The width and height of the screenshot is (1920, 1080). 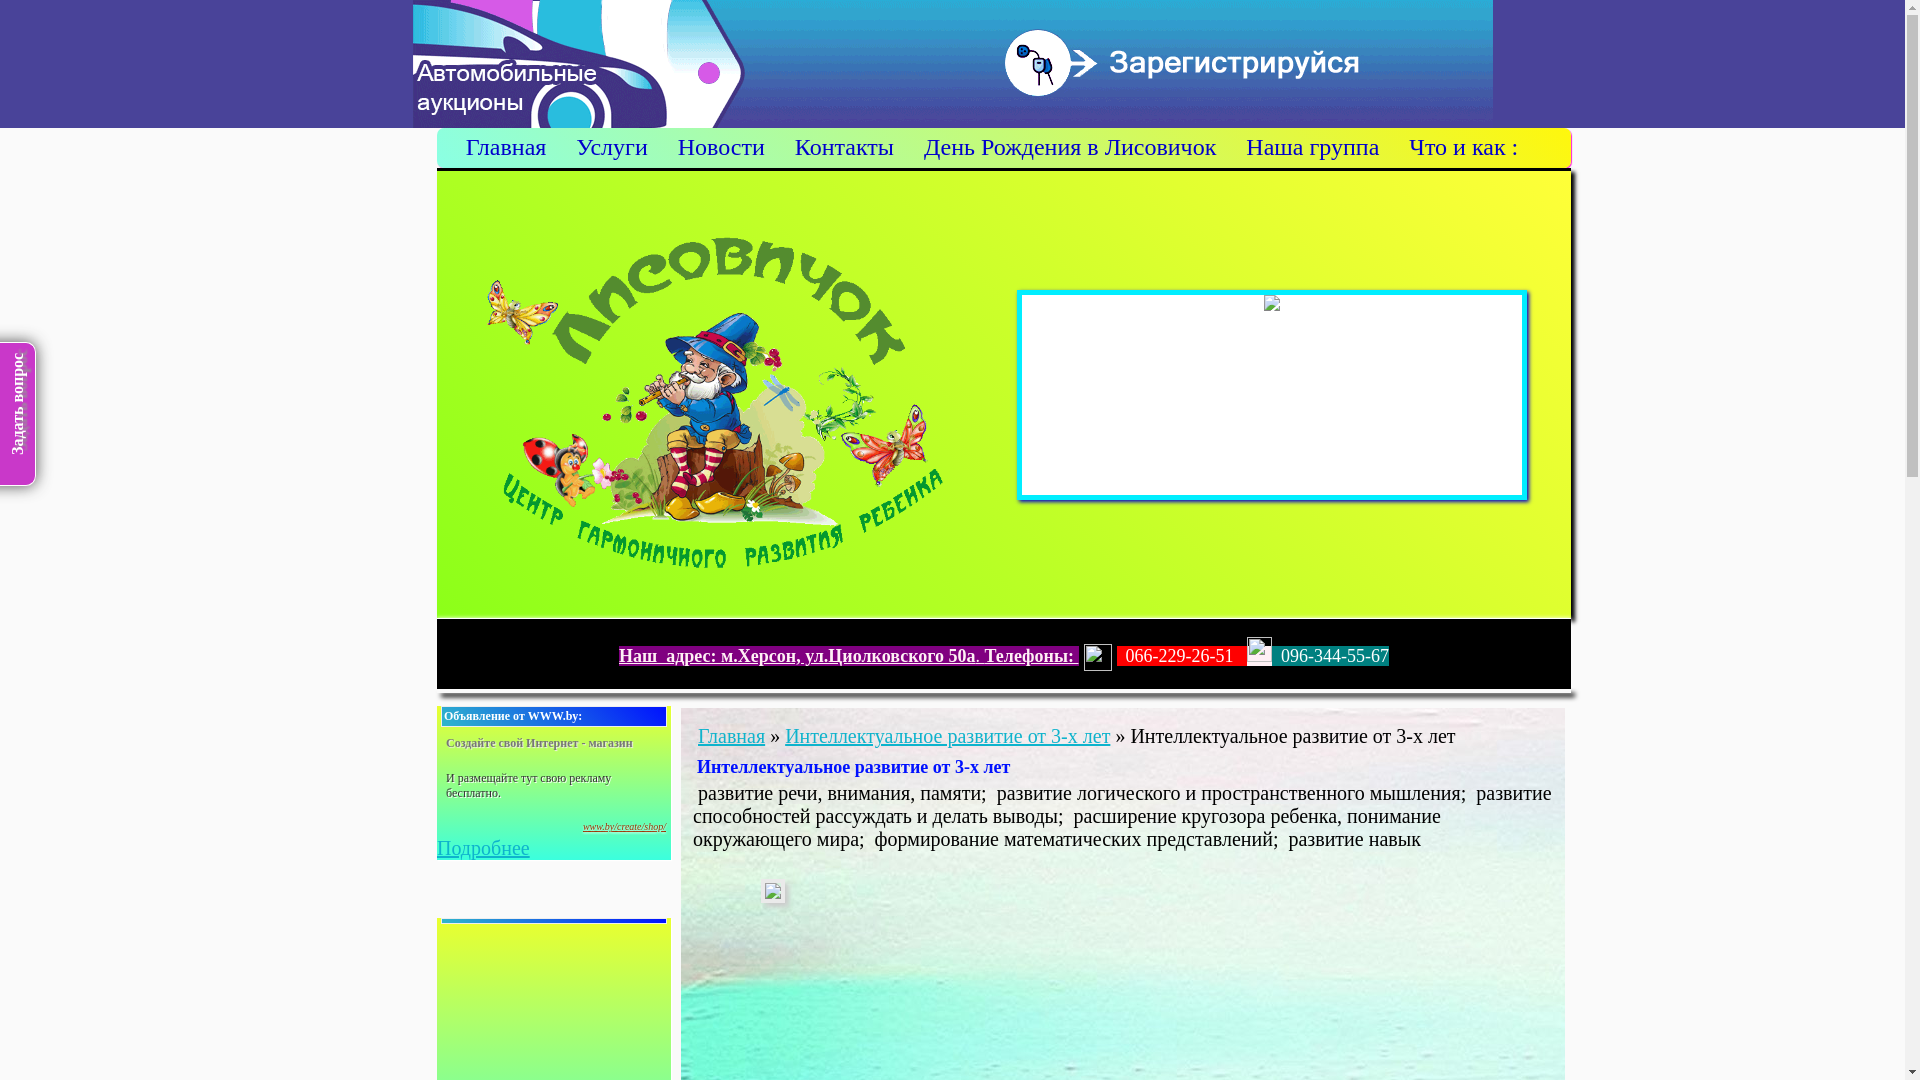 I want to click on 'www.by/create/shop/', so click(x=623, y=826).